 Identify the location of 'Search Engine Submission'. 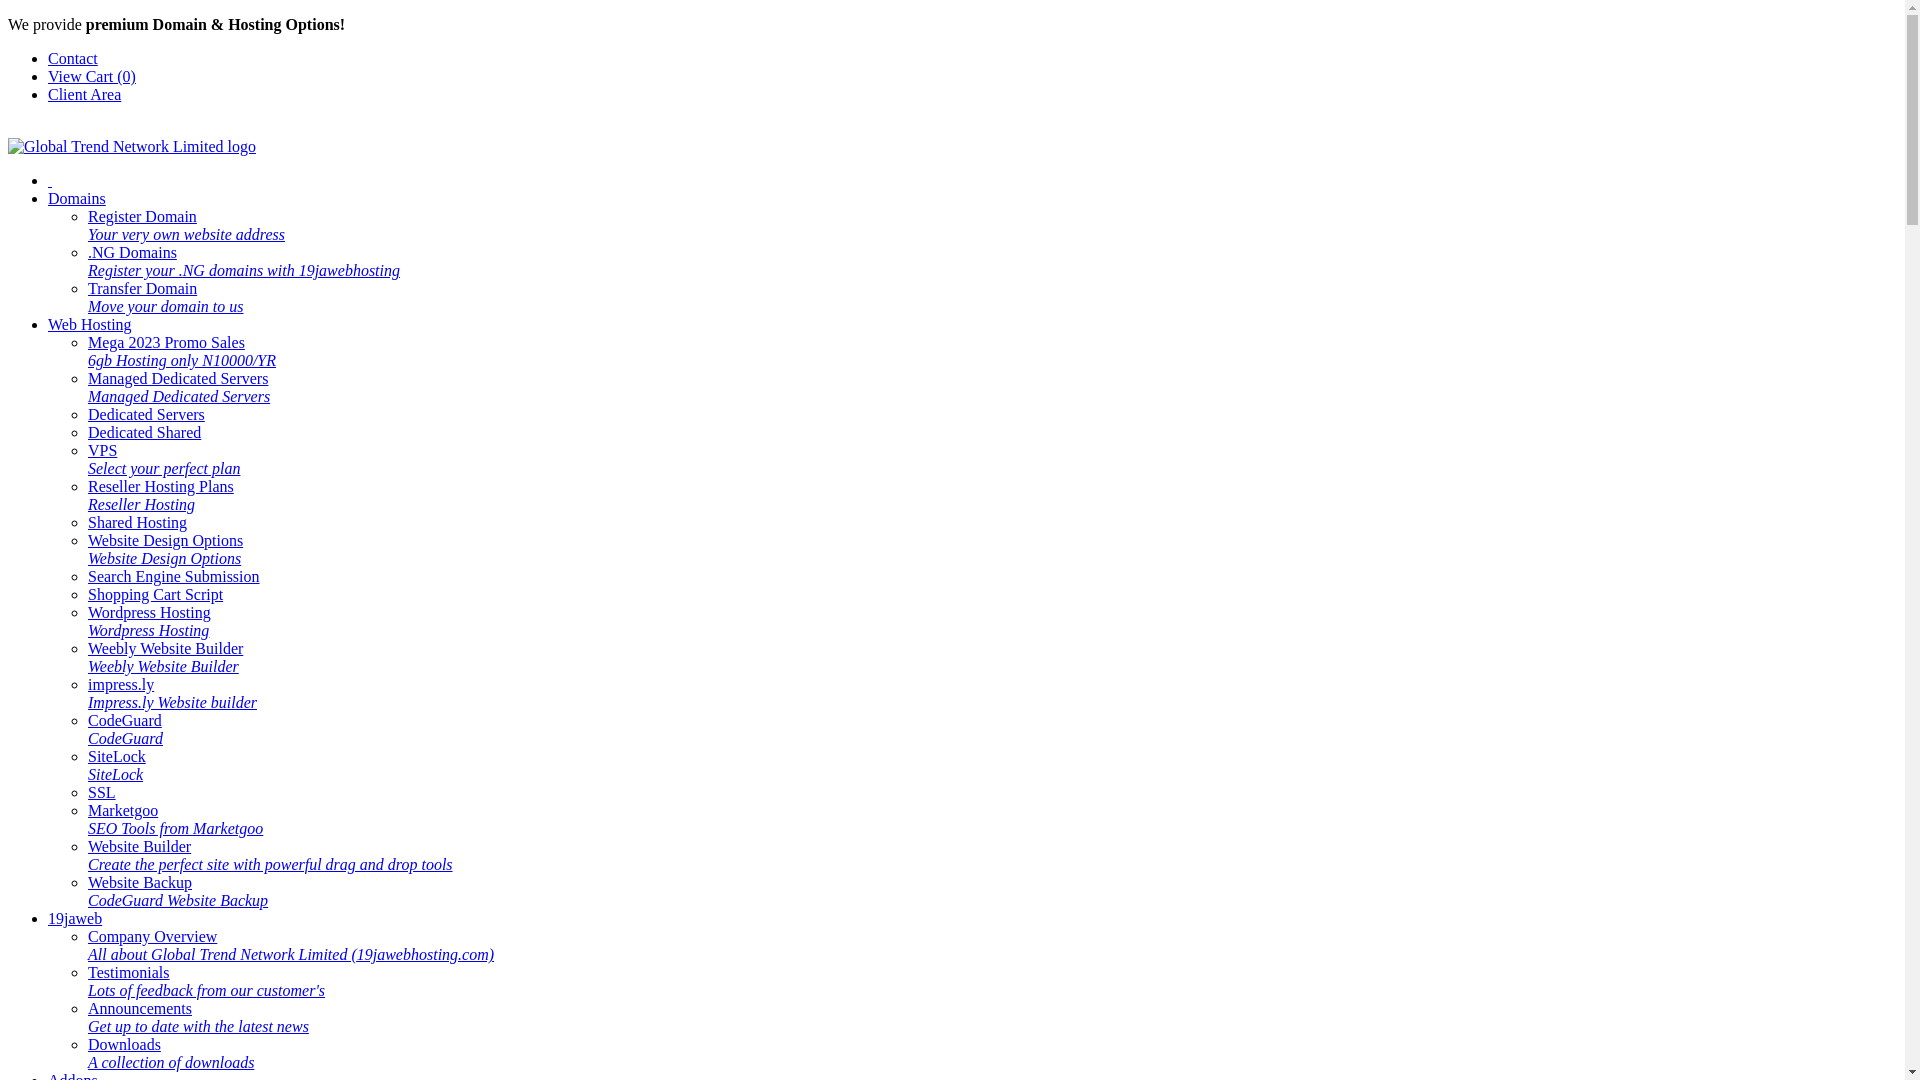
(173, 576).